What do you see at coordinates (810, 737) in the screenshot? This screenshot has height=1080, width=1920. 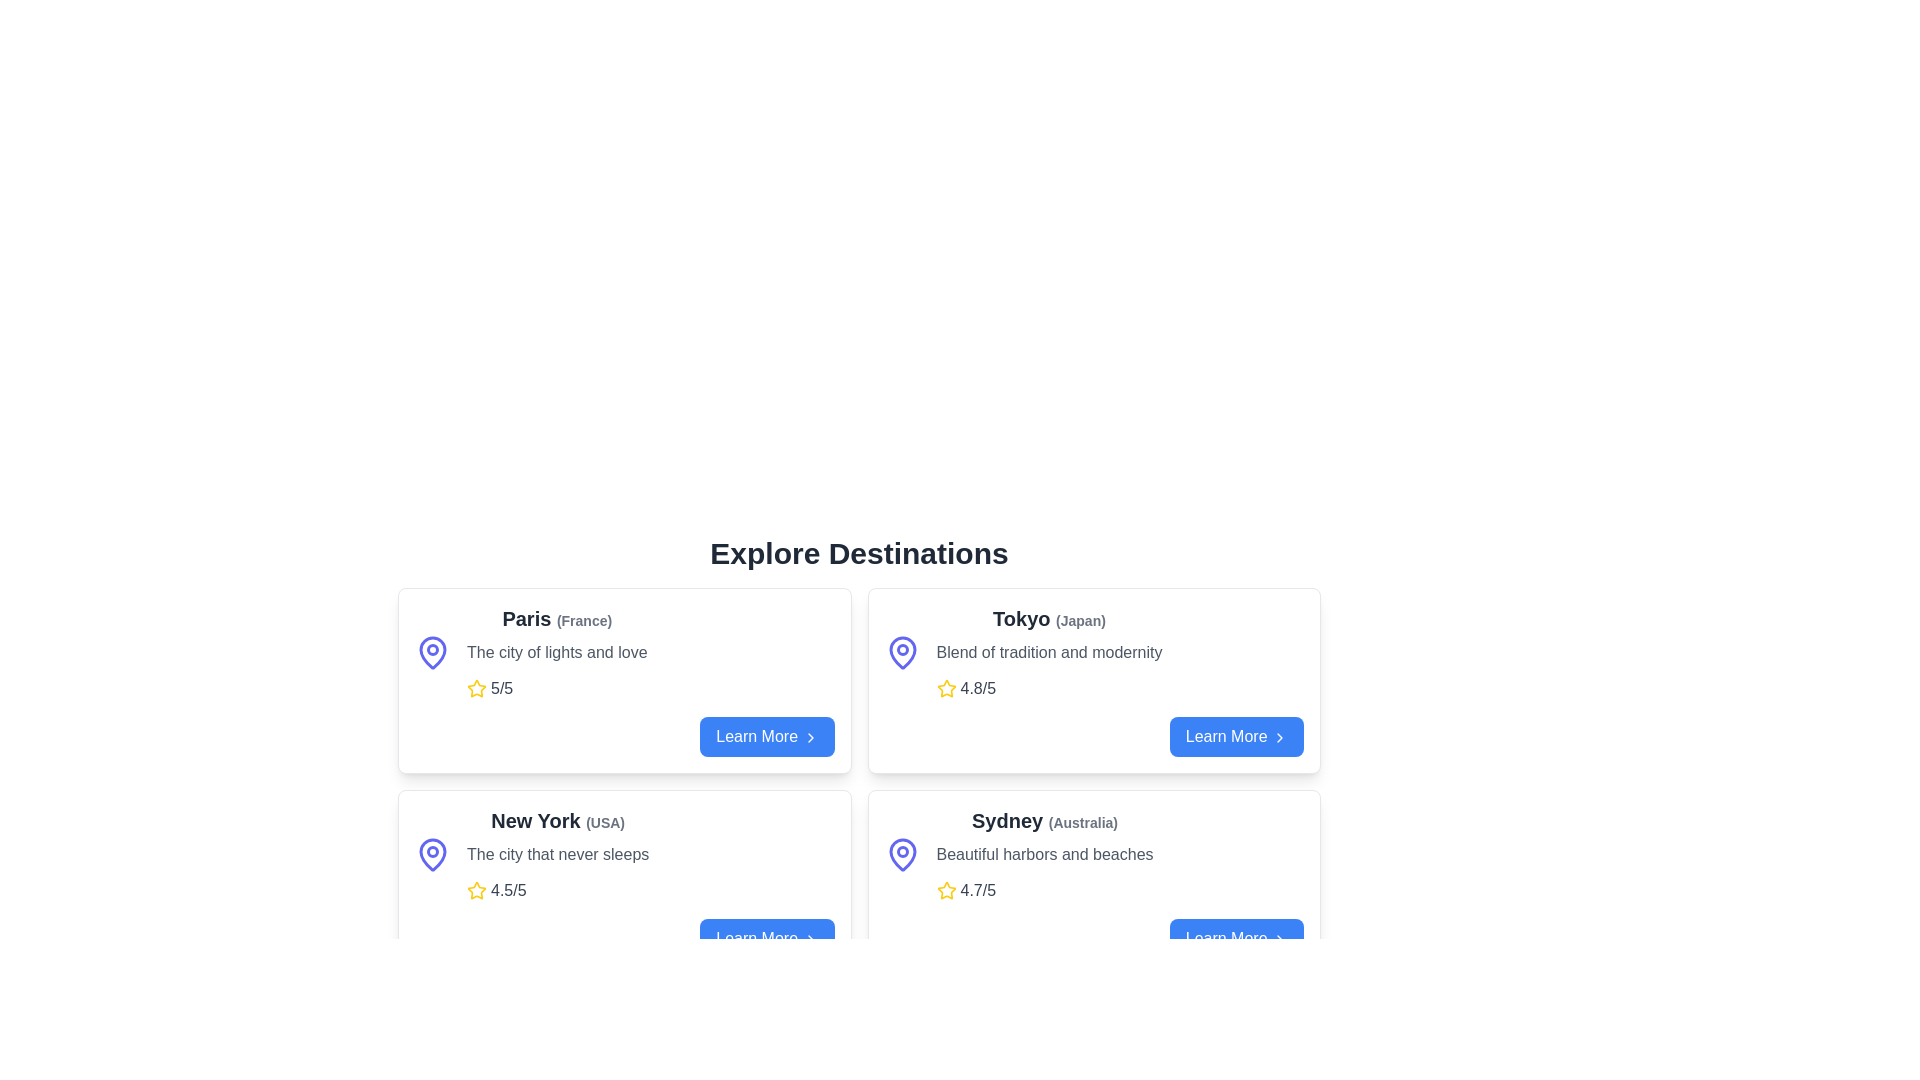 I see `the chevron-shaped arrow icon pointing to the right, located in the blue 'Learn More' button adjacent to the text 'Learn More'` at bounding box center [810, 737].